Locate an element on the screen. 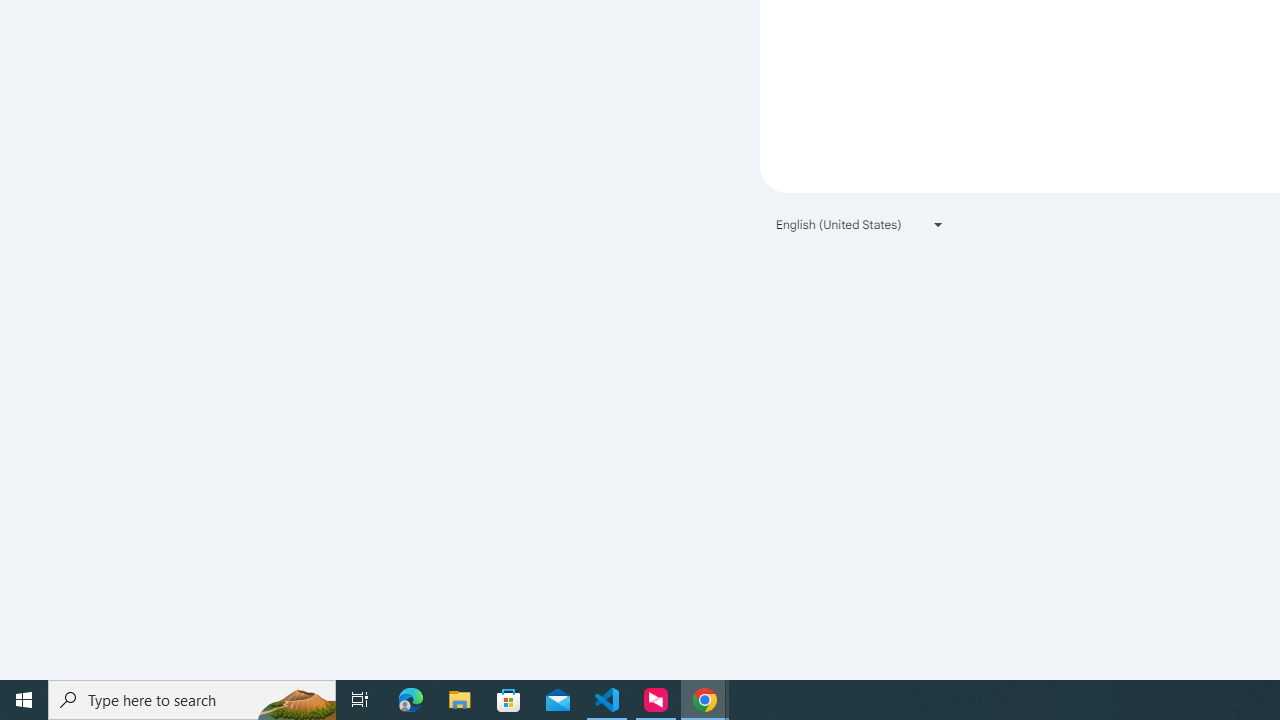 The image size is (1280, 720). 'English (United States)' is located at coordinates (860, 224).